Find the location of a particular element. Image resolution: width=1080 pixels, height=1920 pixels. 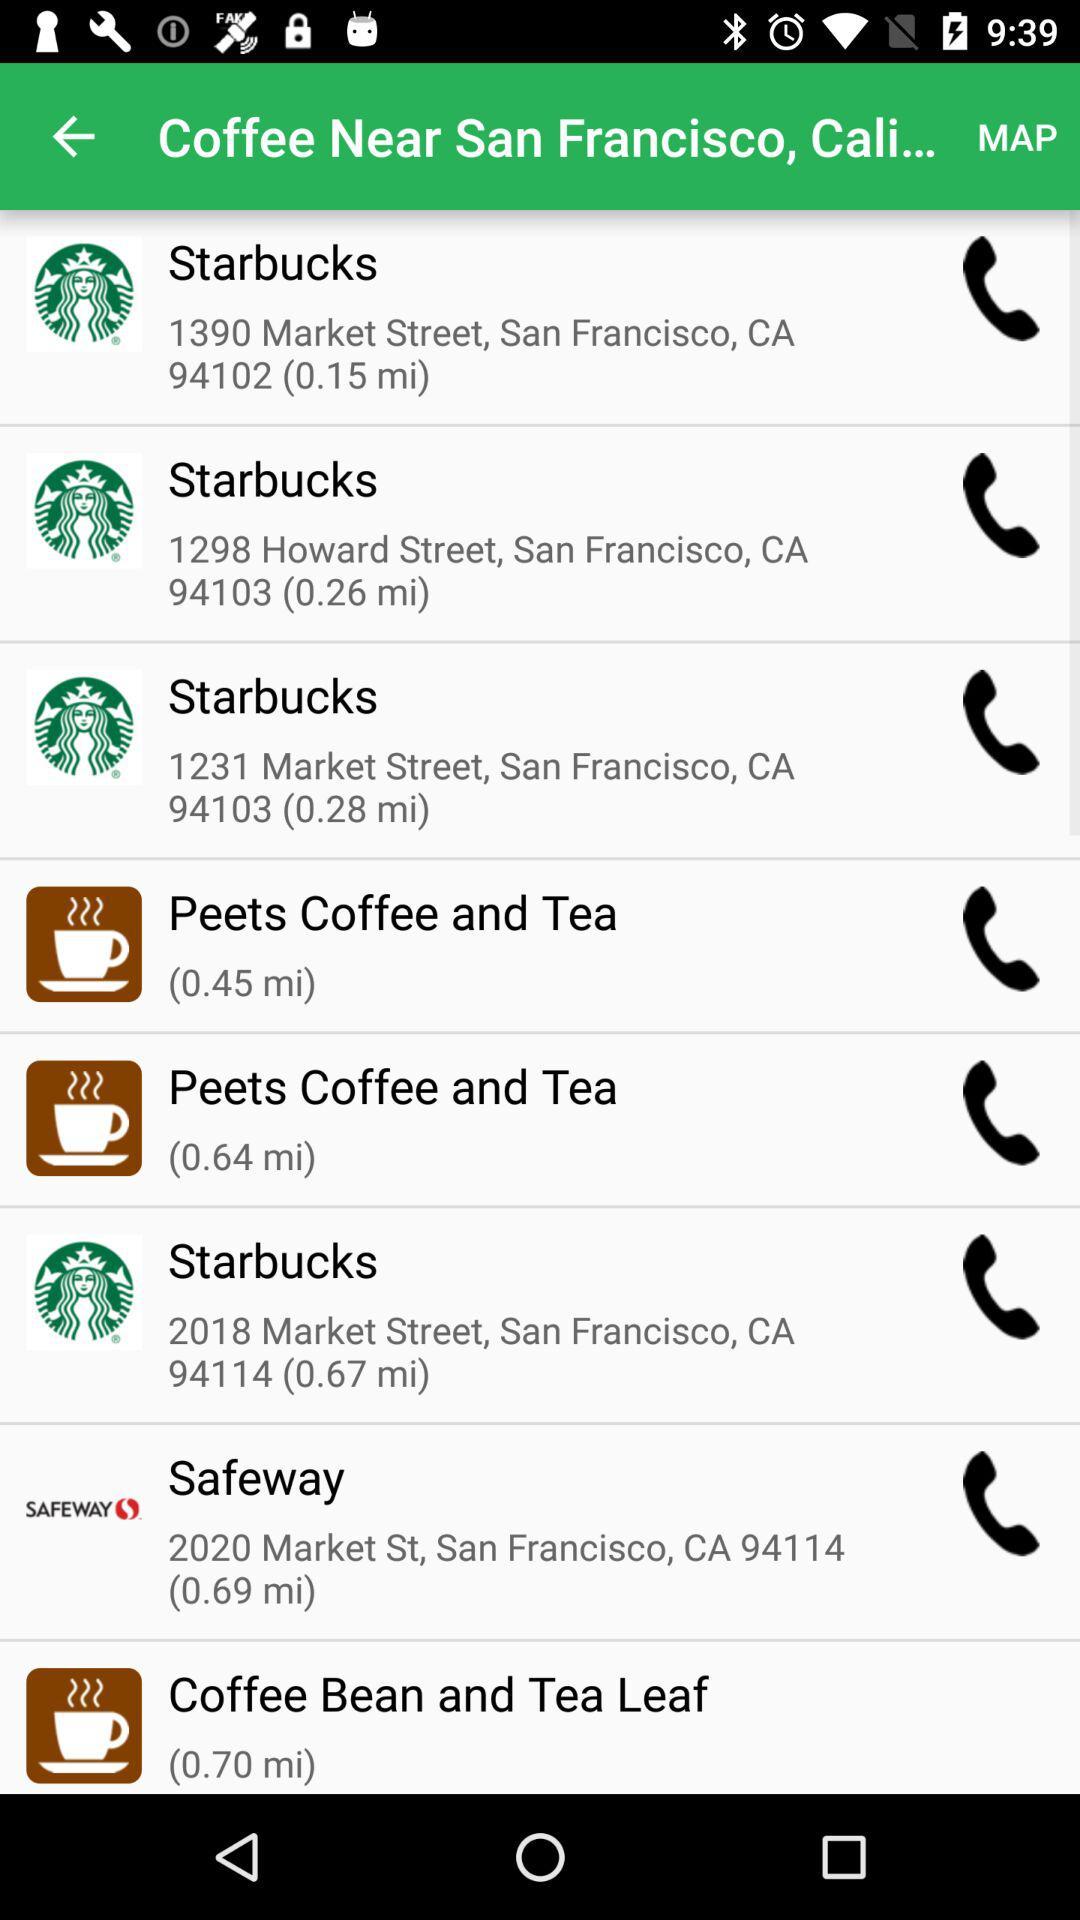

the icon to the right of coffee near san icon is located at coordinates (1017, 135).